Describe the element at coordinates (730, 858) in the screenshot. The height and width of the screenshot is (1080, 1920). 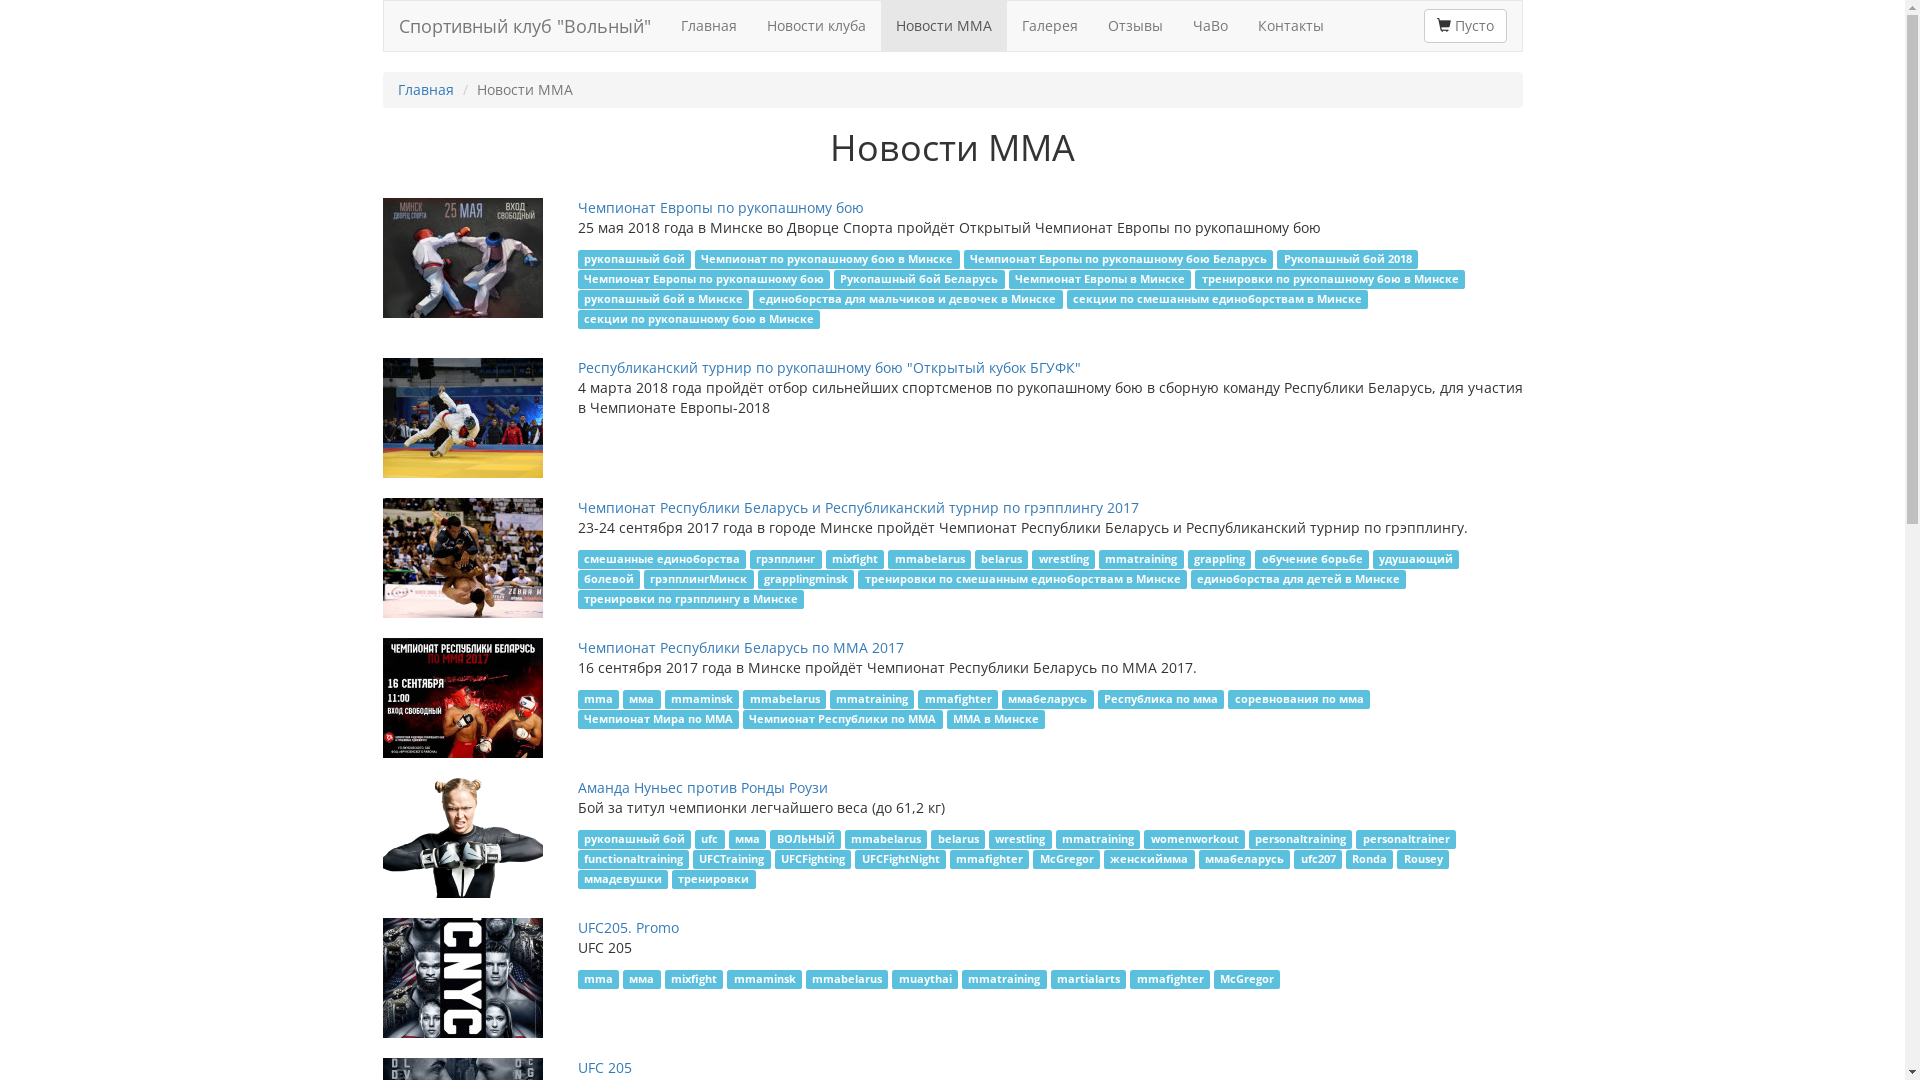
I see `'UFCTraining'` at that location.